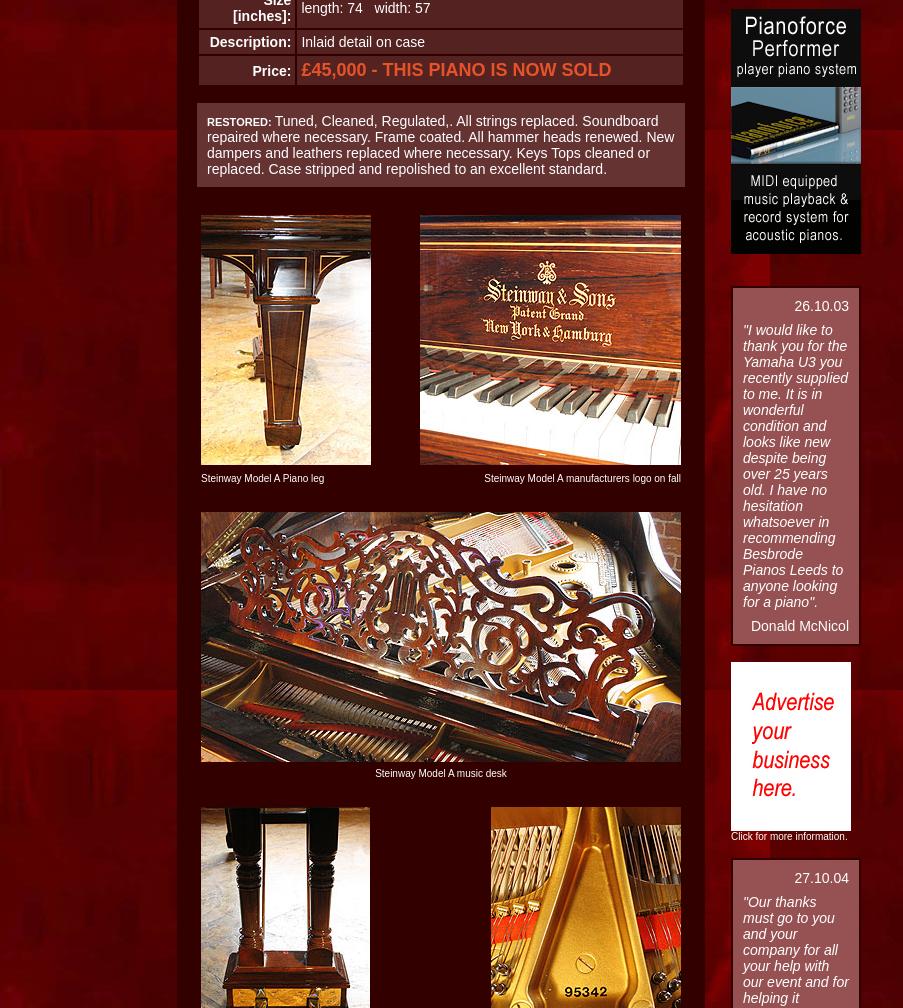  Describe the element at coordinates (820, 306) in the screenshot. I see `'26.10.03'` at that location.